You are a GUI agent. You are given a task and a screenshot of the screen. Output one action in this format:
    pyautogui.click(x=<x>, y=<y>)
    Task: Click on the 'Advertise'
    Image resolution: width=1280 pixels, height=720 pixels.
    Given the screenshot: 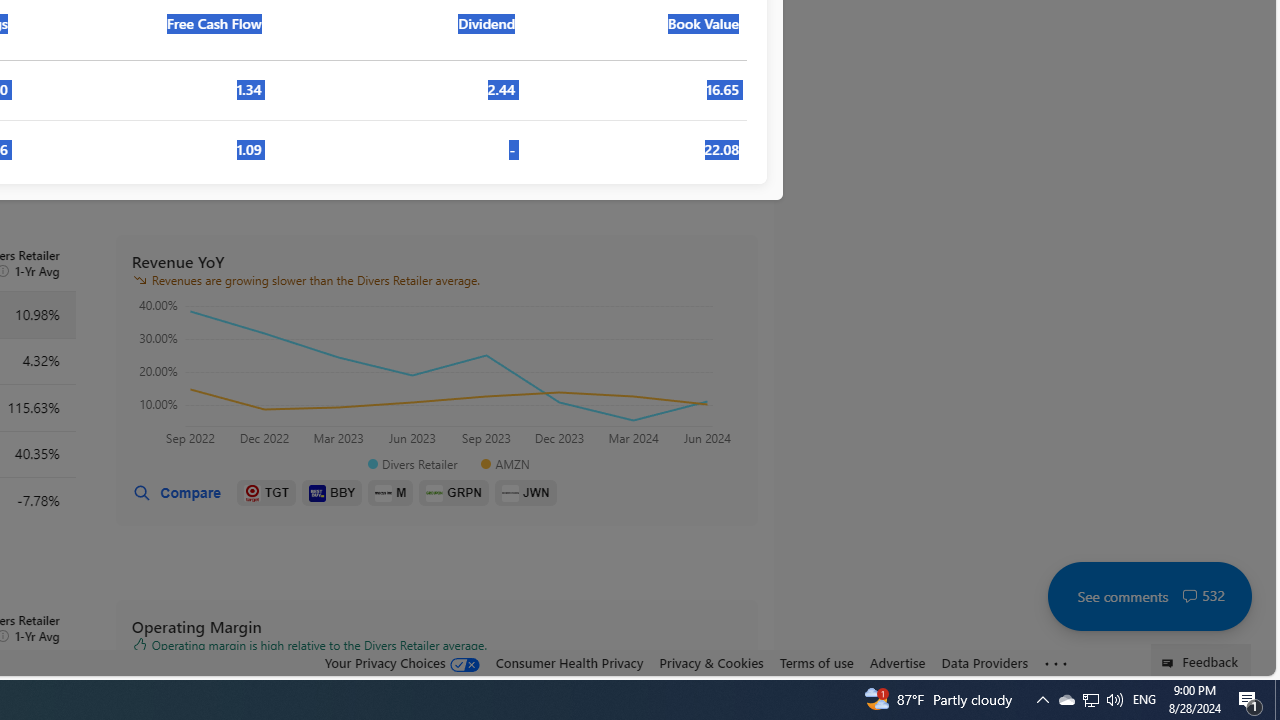 What is the action you would take?
    pyautogui.click(x=896, y=662)
    